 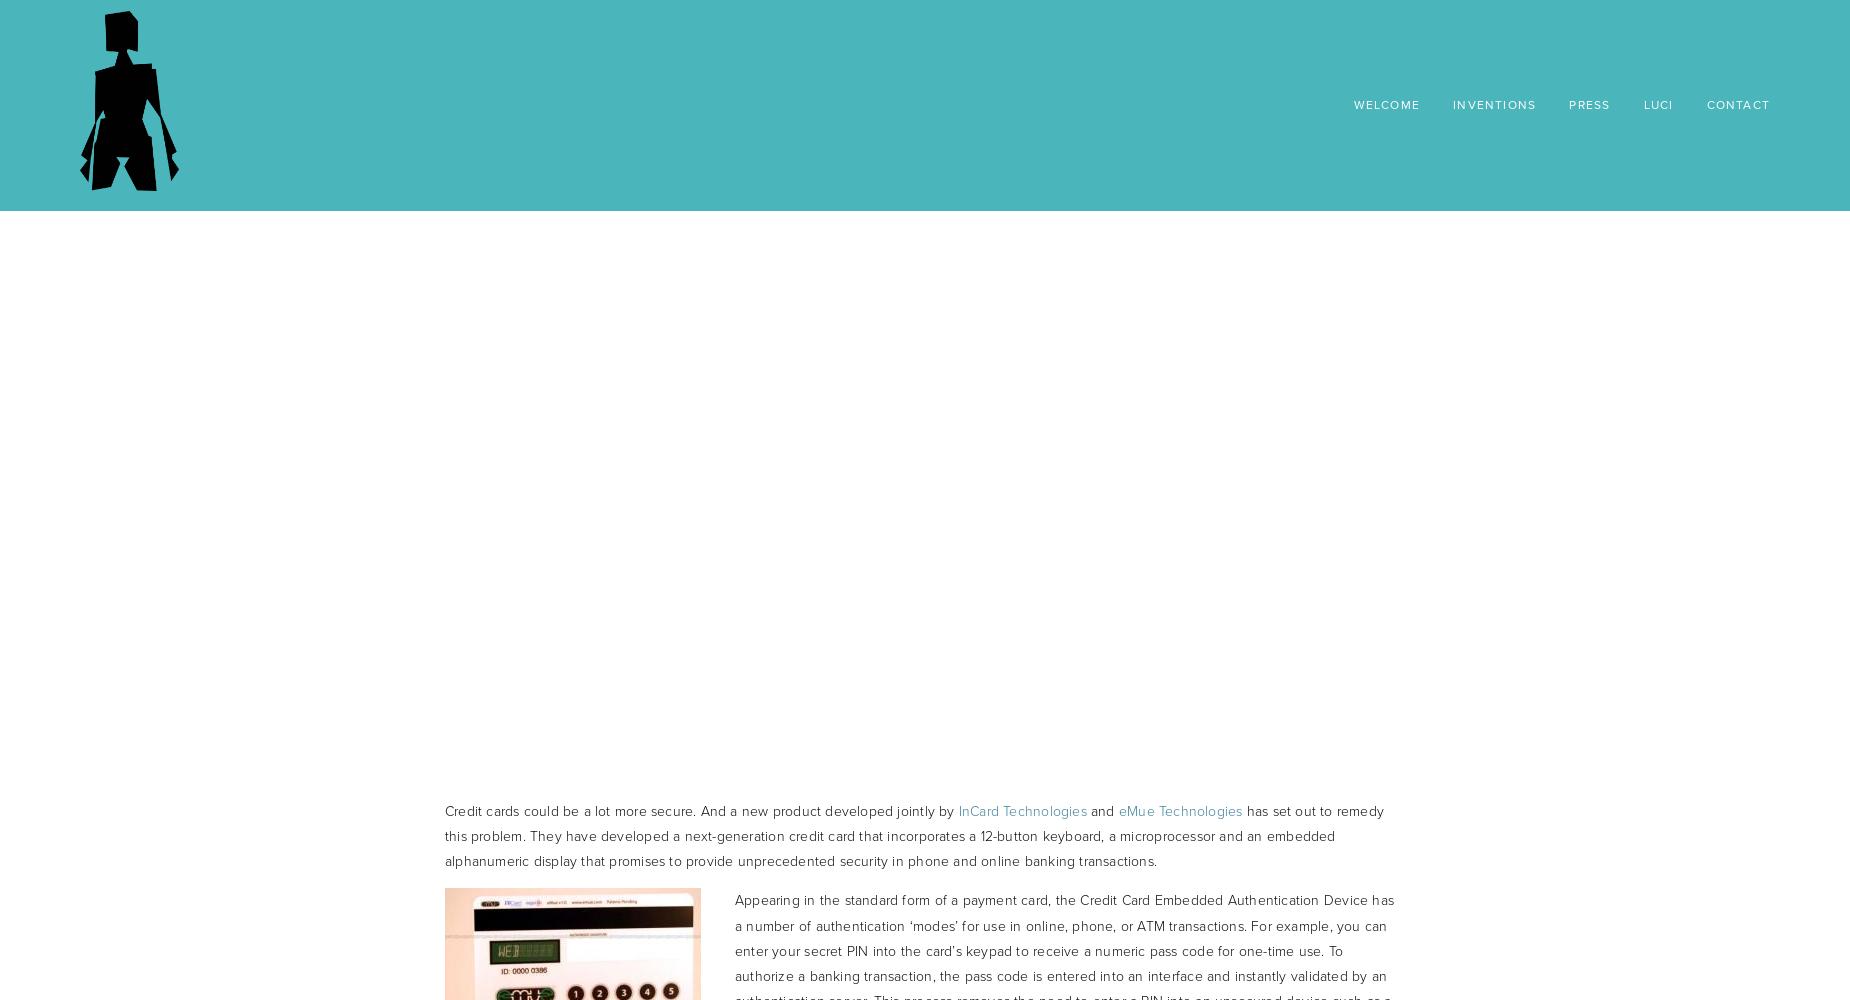 What do you see at coordinates (914, 835) in the screenshot?
I see `'has set out to remedy this problem. They have developed a next-generation credit card that incorporates a 12-button keyboard, a microprocessor and an embedded alphanumeric display that promises to provide unprecedented security in phone and online banking transactions.'` at bounding box center [914, 835].